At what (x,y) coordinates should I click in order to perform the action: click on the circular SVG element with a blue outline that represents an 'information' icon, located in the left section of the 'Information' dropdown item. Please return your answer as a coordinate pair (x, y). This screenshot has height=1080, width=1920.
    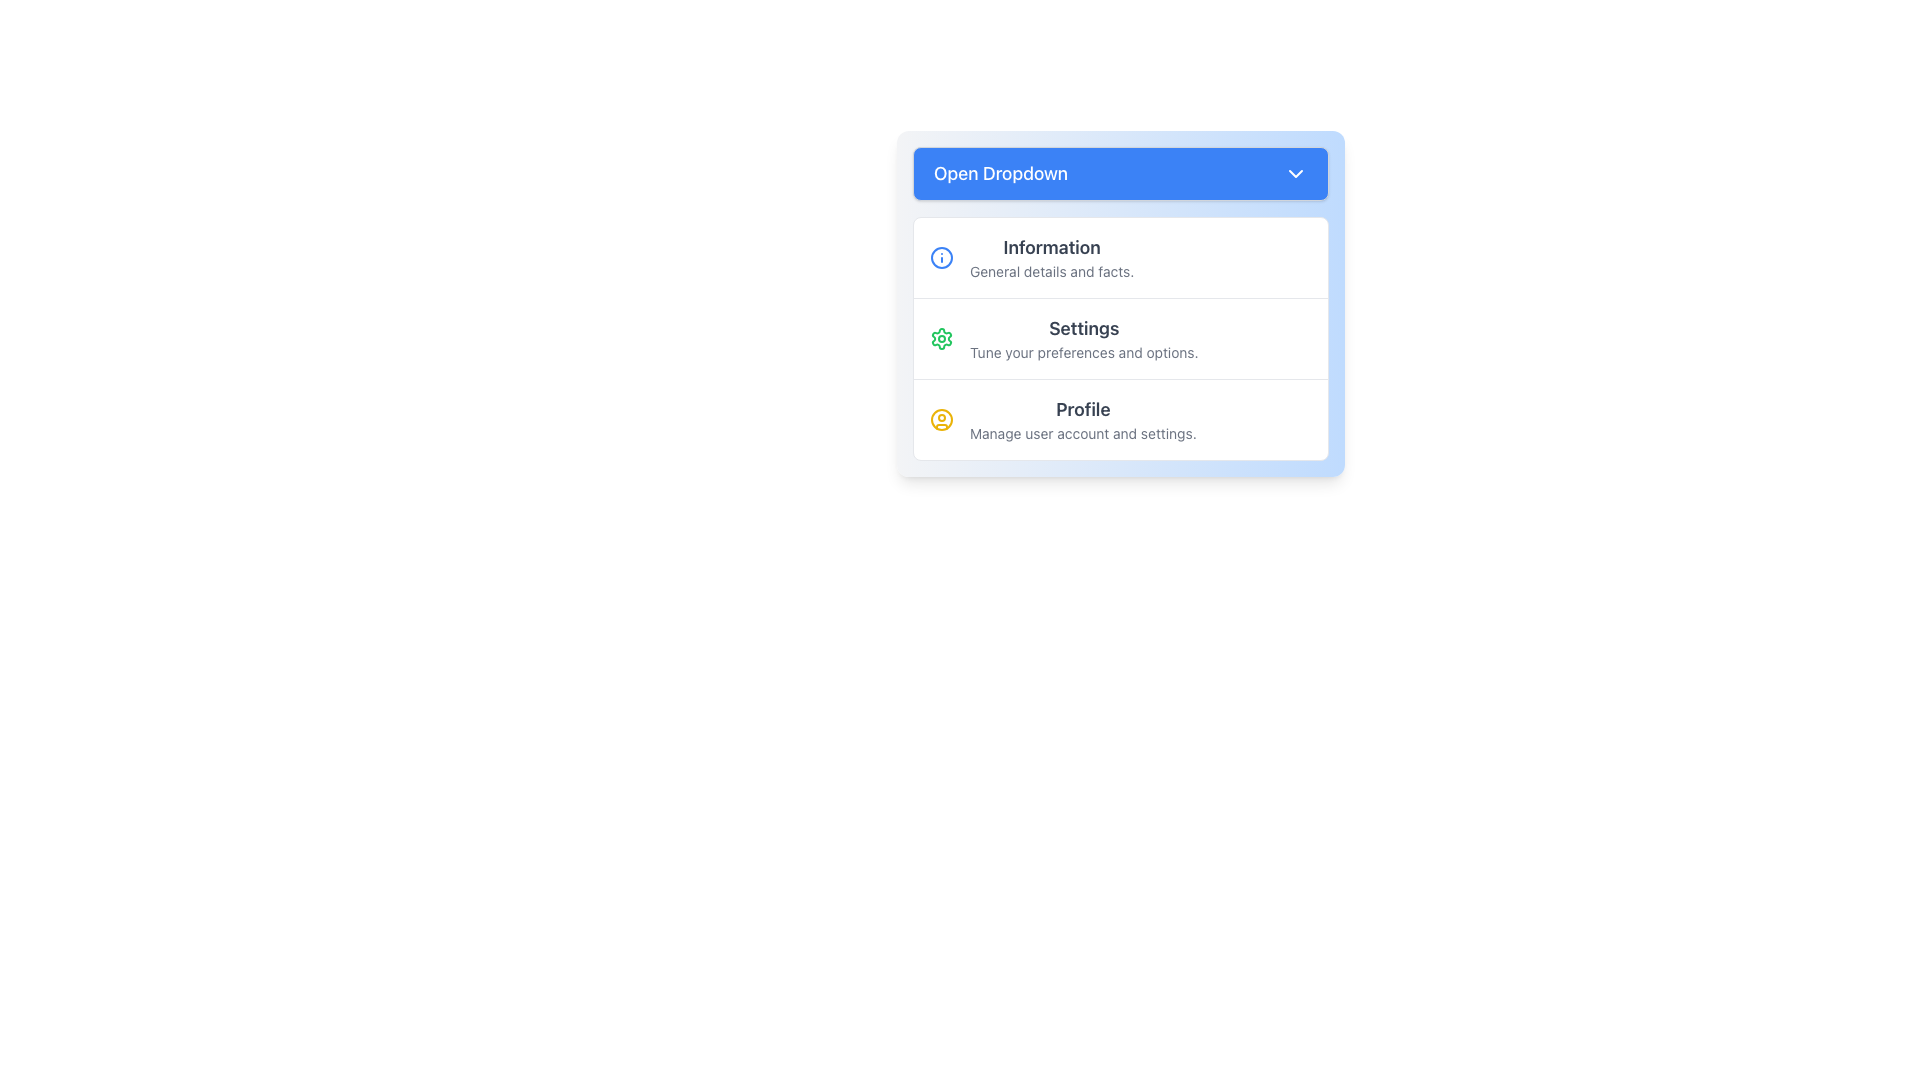
    Looking at the image, I should click on (940, 257).